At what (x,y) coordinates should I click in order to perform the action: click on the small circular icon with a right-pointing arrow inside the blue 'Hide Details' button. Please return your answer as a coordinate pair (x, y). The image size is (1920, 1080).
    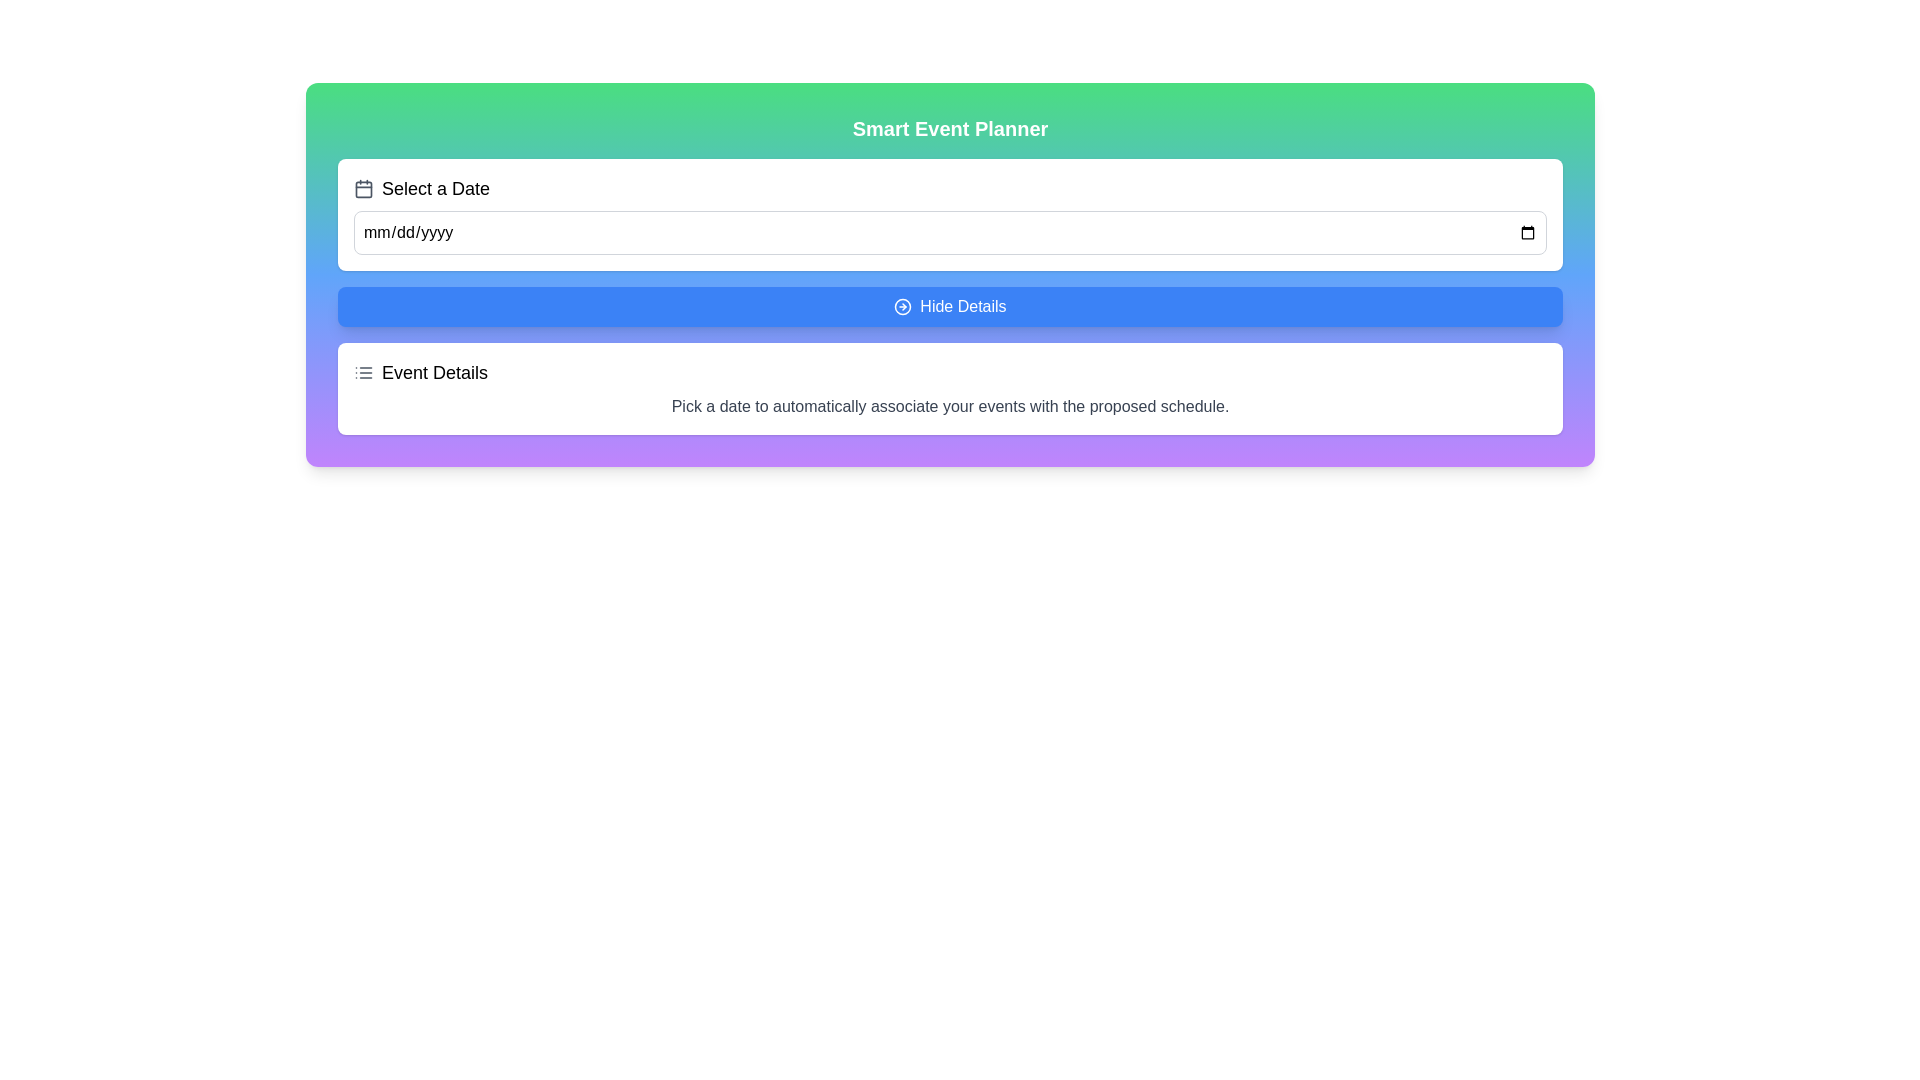
    Looking at the image, I should click on (902, 307).